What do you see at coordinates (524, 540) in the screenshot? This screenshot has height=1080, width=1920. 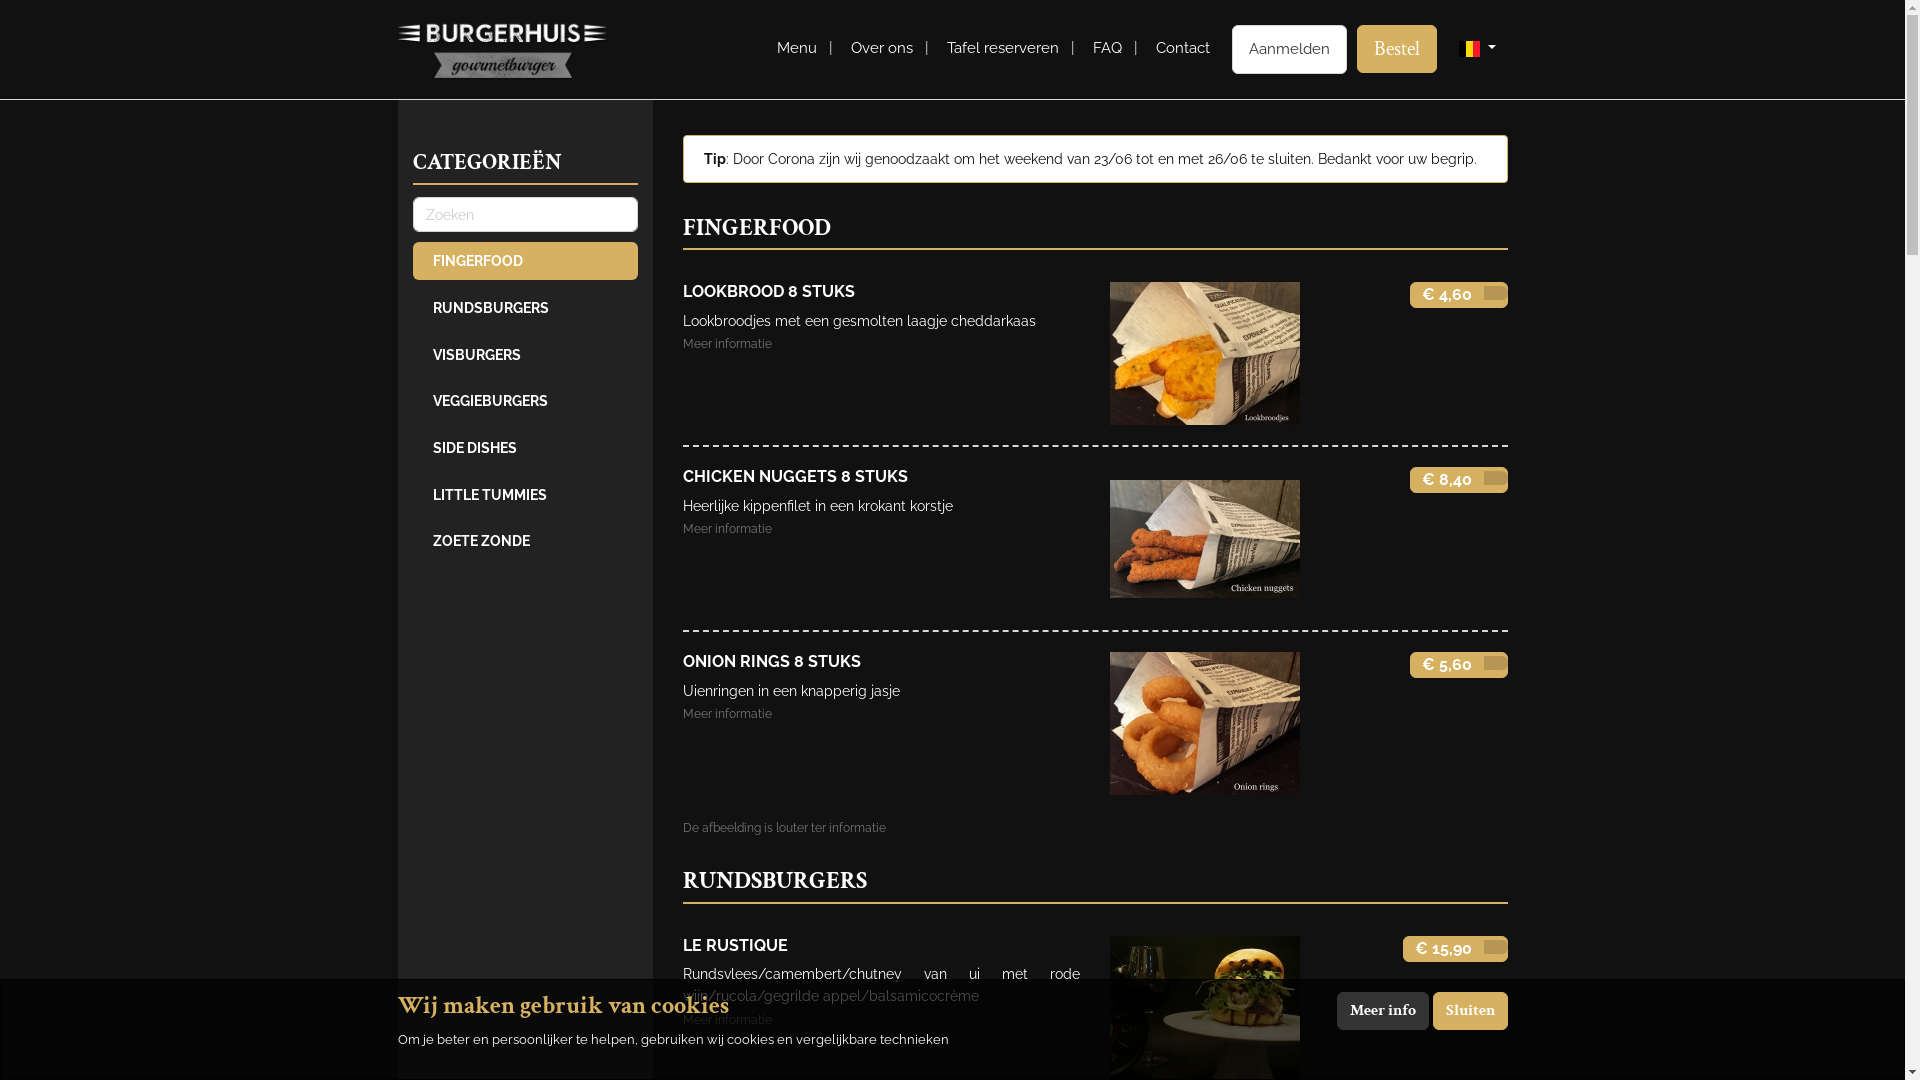 I see `'ZOETE ZONDE'` at bounding box center [524, 540].